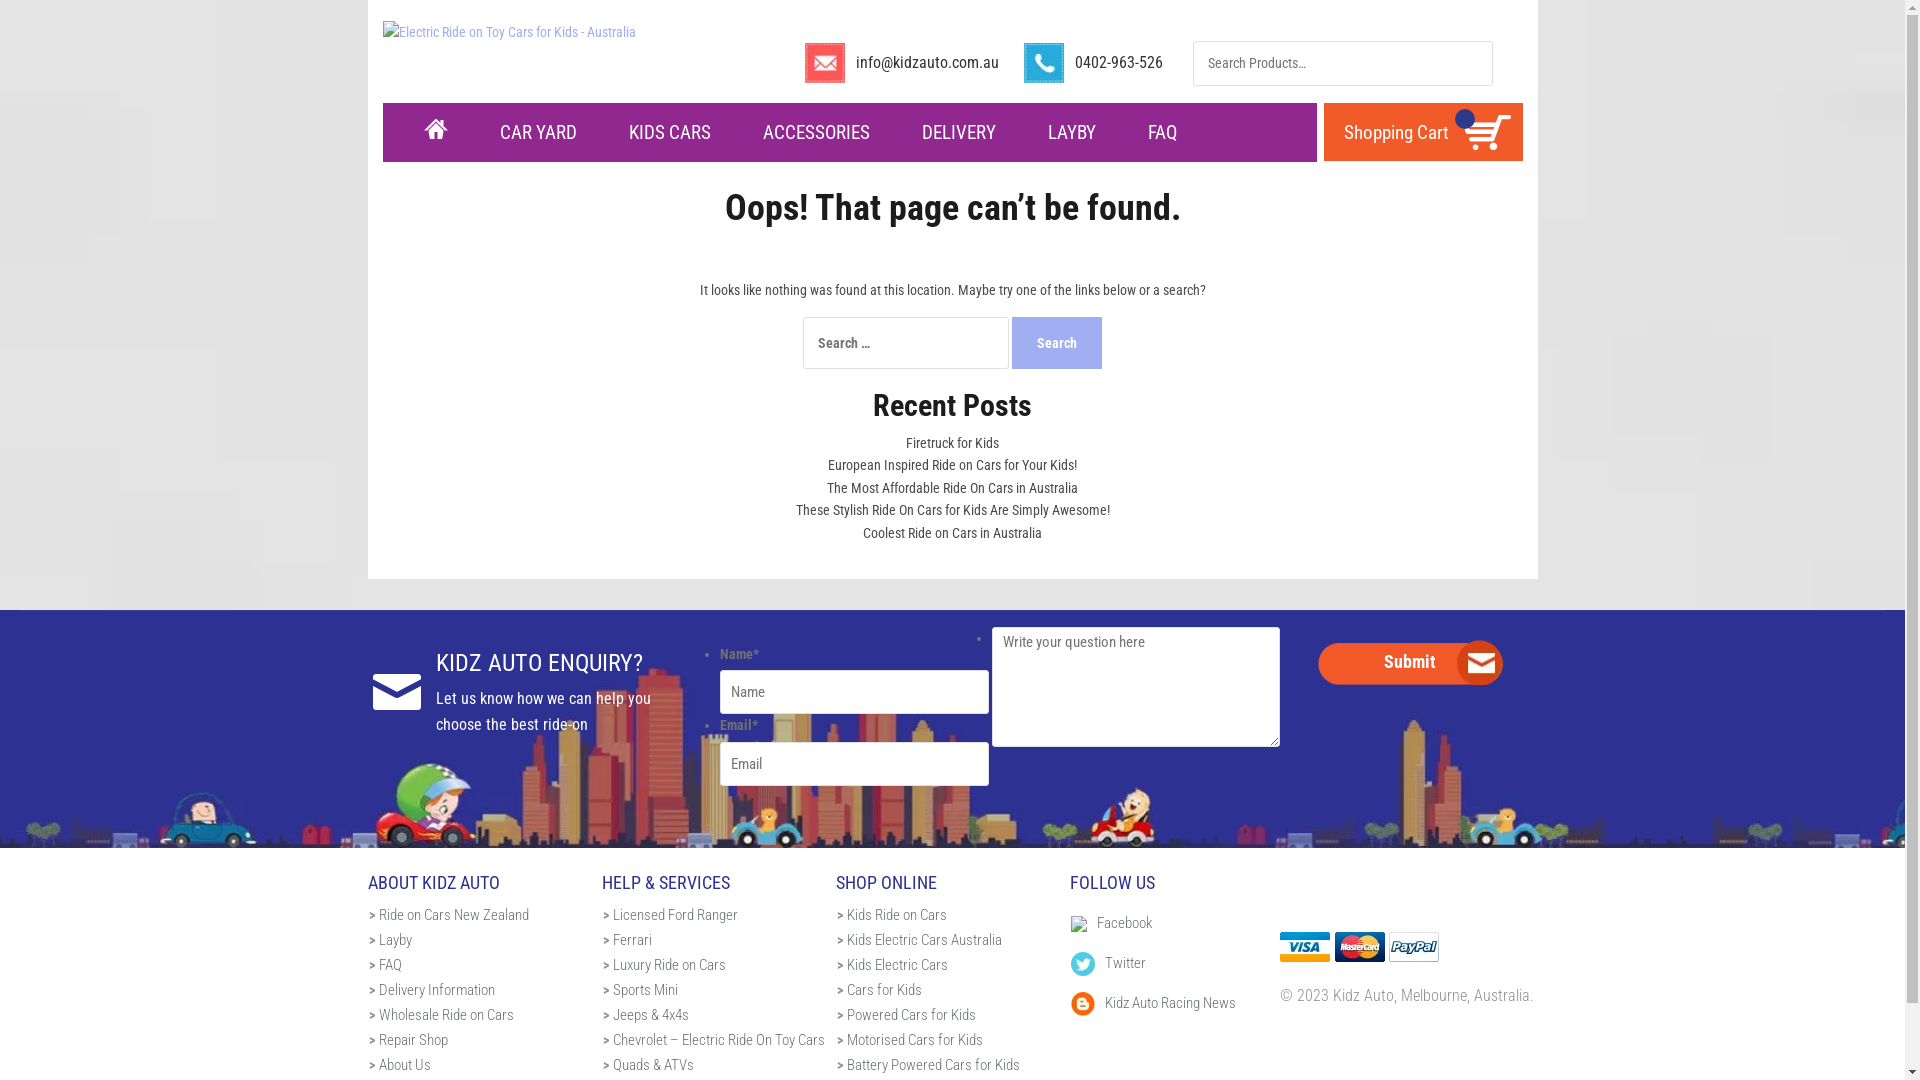 This screenshot has height=1080, width=1920. What do you see at coordinates (1395, 132) in the screenshot?
I see `'Shopping Cart'` at bounding box center [1395, 132].